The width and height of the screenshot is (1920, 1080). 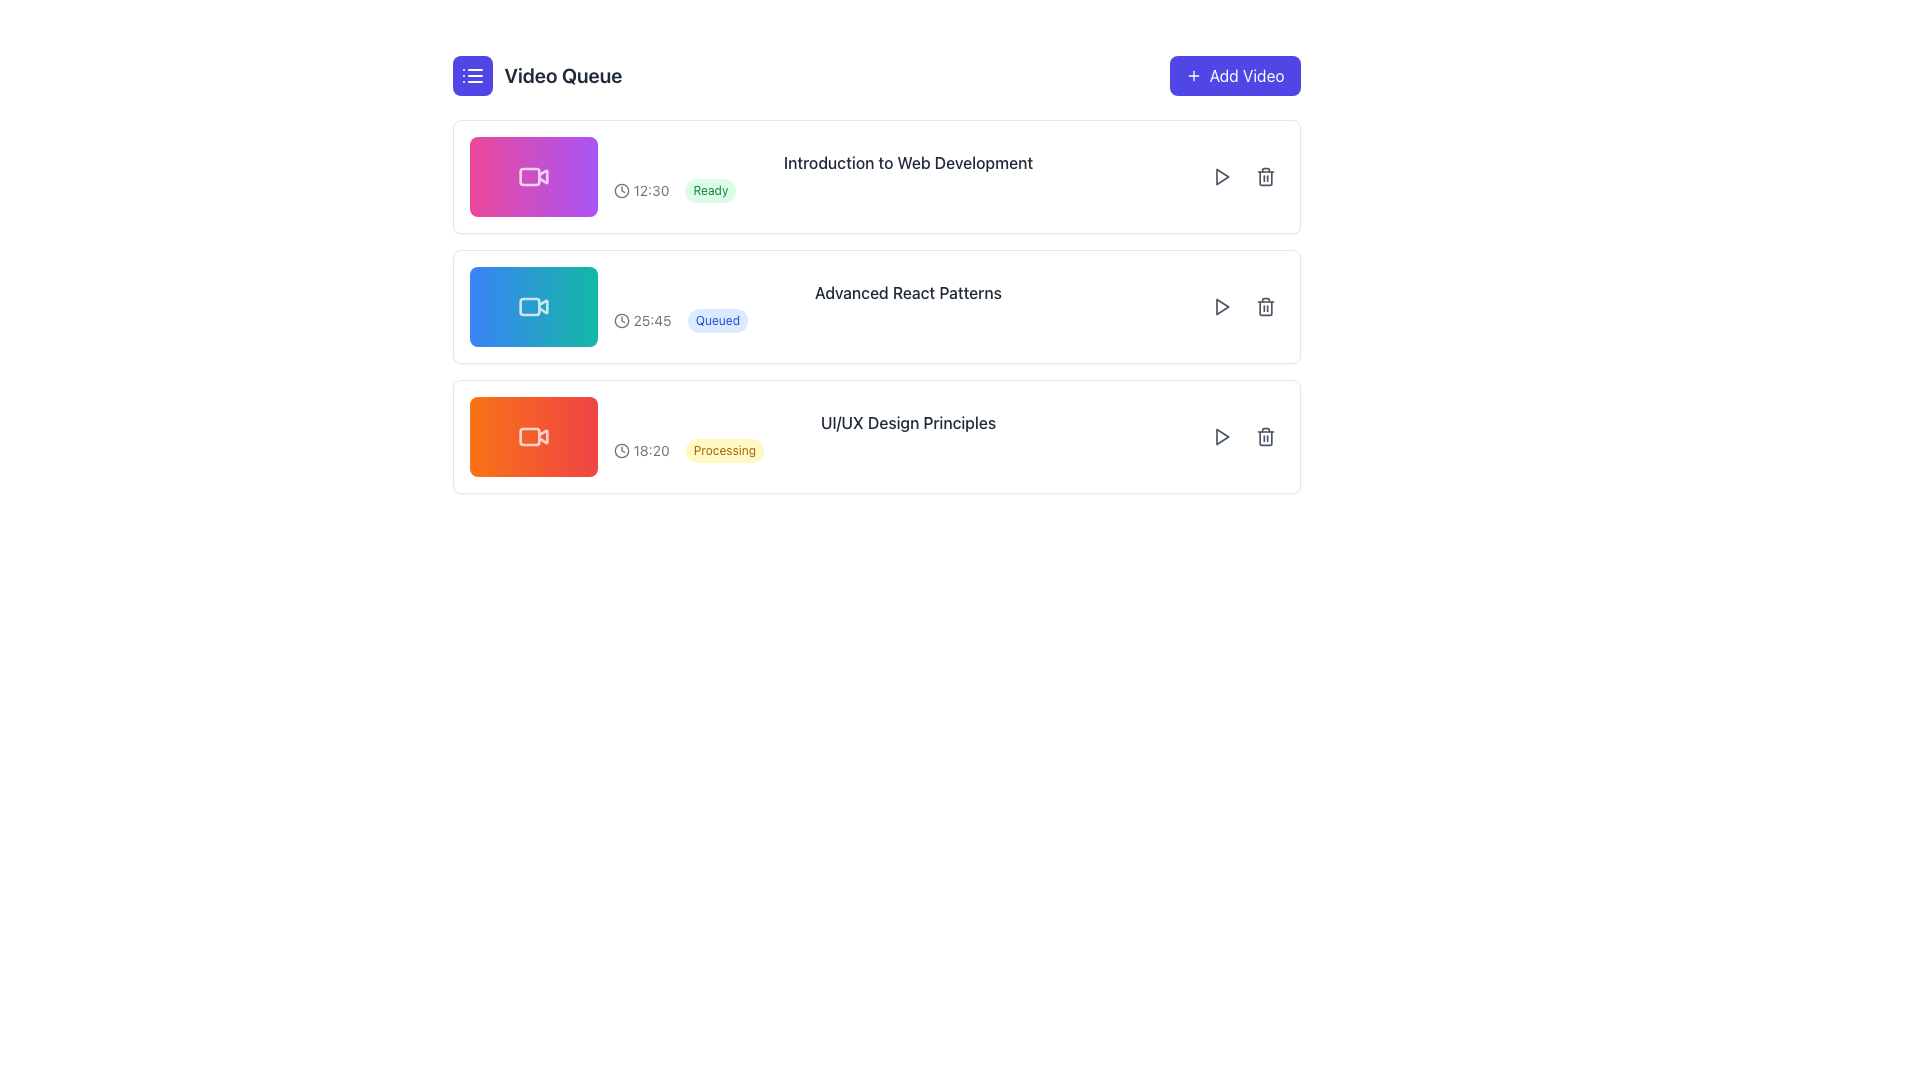 What do you see at coordinates (1264, 307) in the screenshot?
I see `the circular delete button with a trash can icon located on the far right side of the 'Advanced React Patterns' list item` at bounding box center [1264, 307].